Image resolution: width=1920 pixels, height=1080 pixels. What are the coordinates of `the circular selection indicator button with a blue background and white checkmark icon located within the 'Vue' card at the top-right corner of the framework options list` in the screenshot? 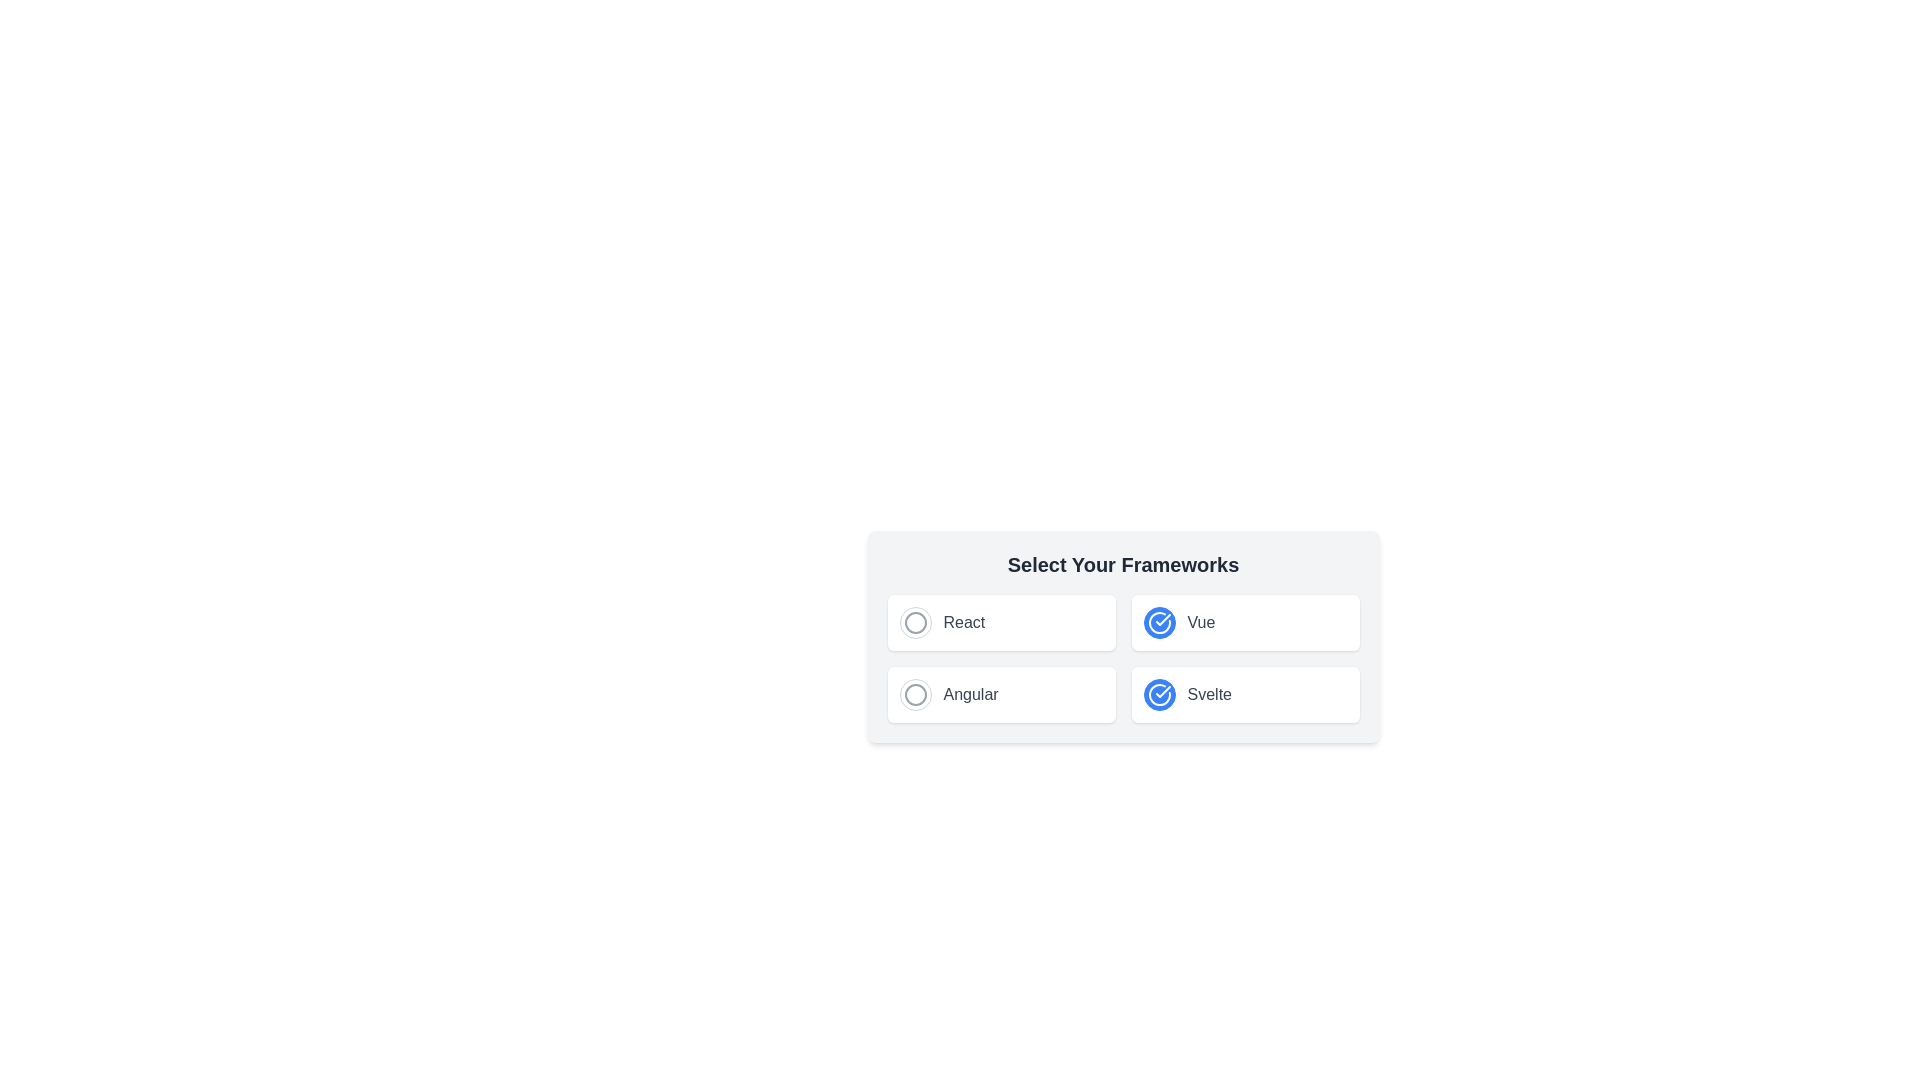 It's located at (1159, 622).